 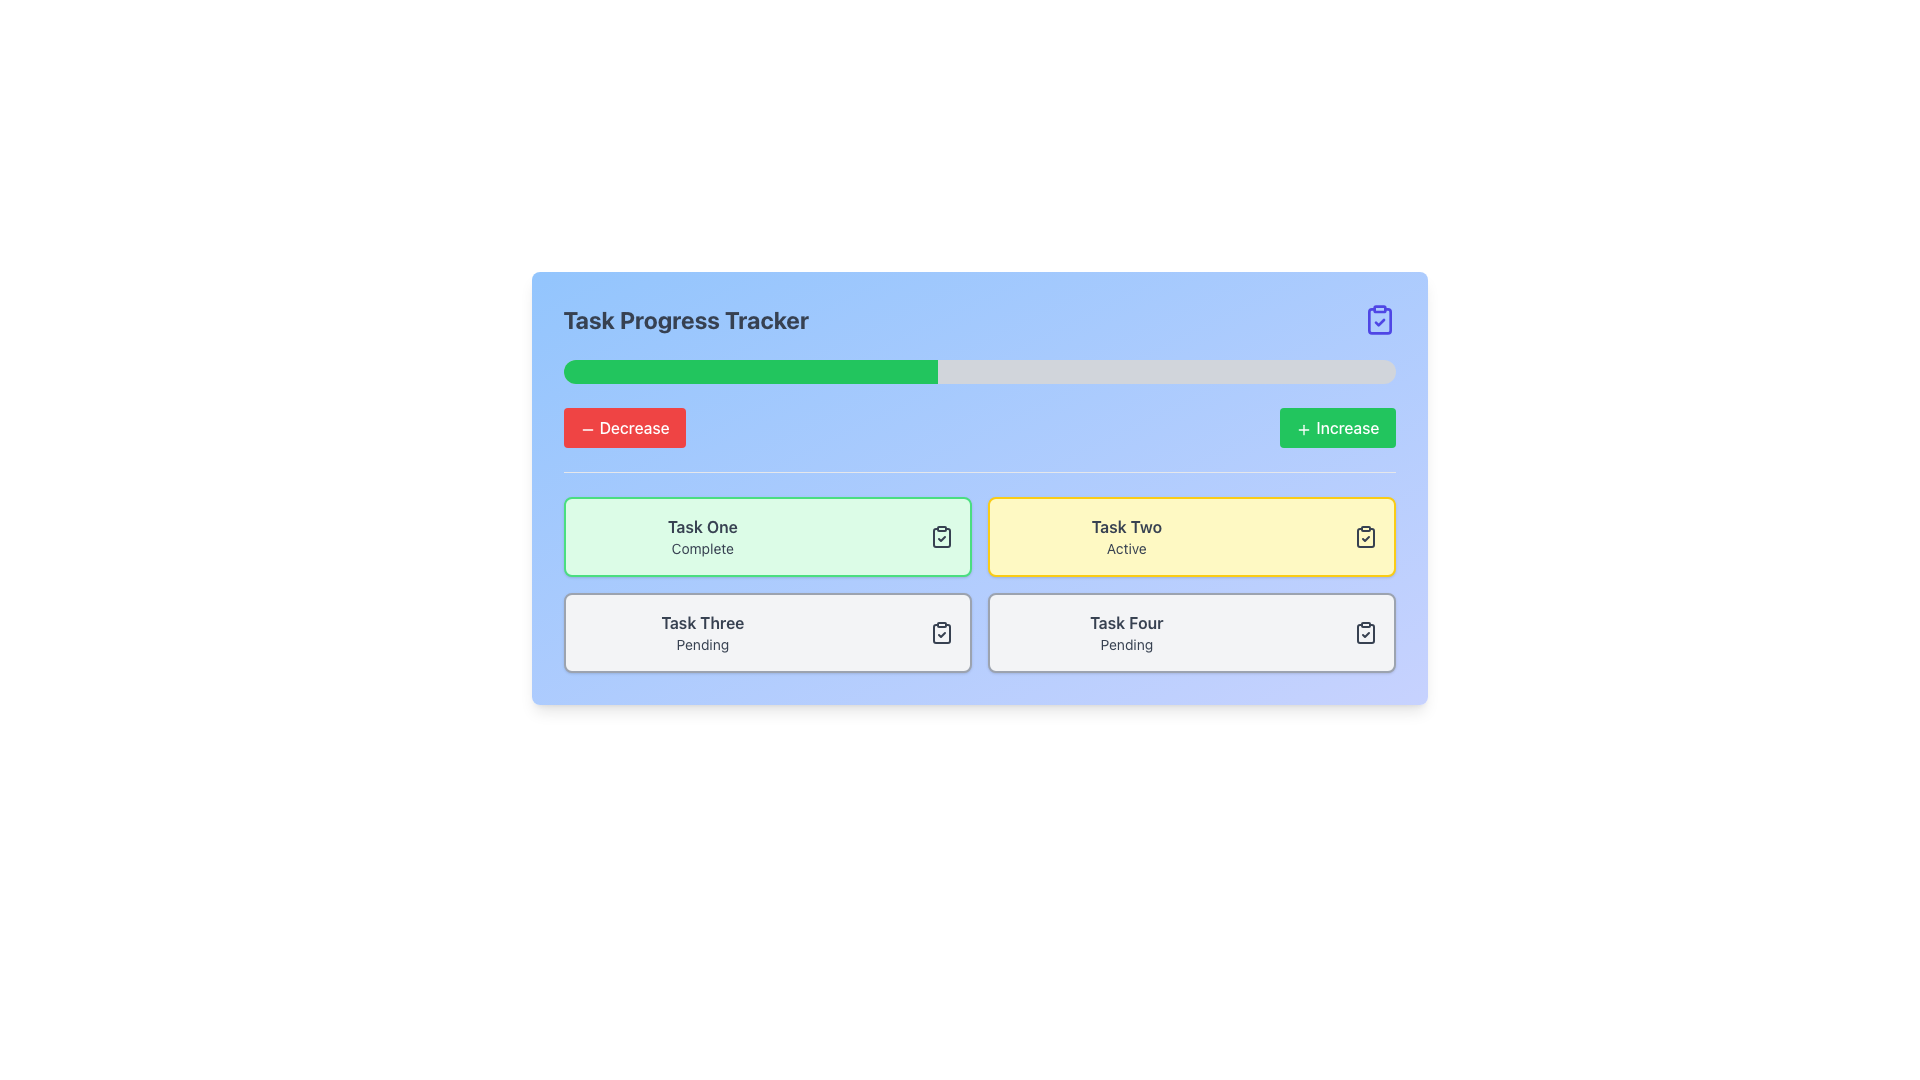 I want to click on the icon within the 'Increase' button located in the upper right section of the interface, adjacent to the green progress bar, so click(x=1304, y=428).